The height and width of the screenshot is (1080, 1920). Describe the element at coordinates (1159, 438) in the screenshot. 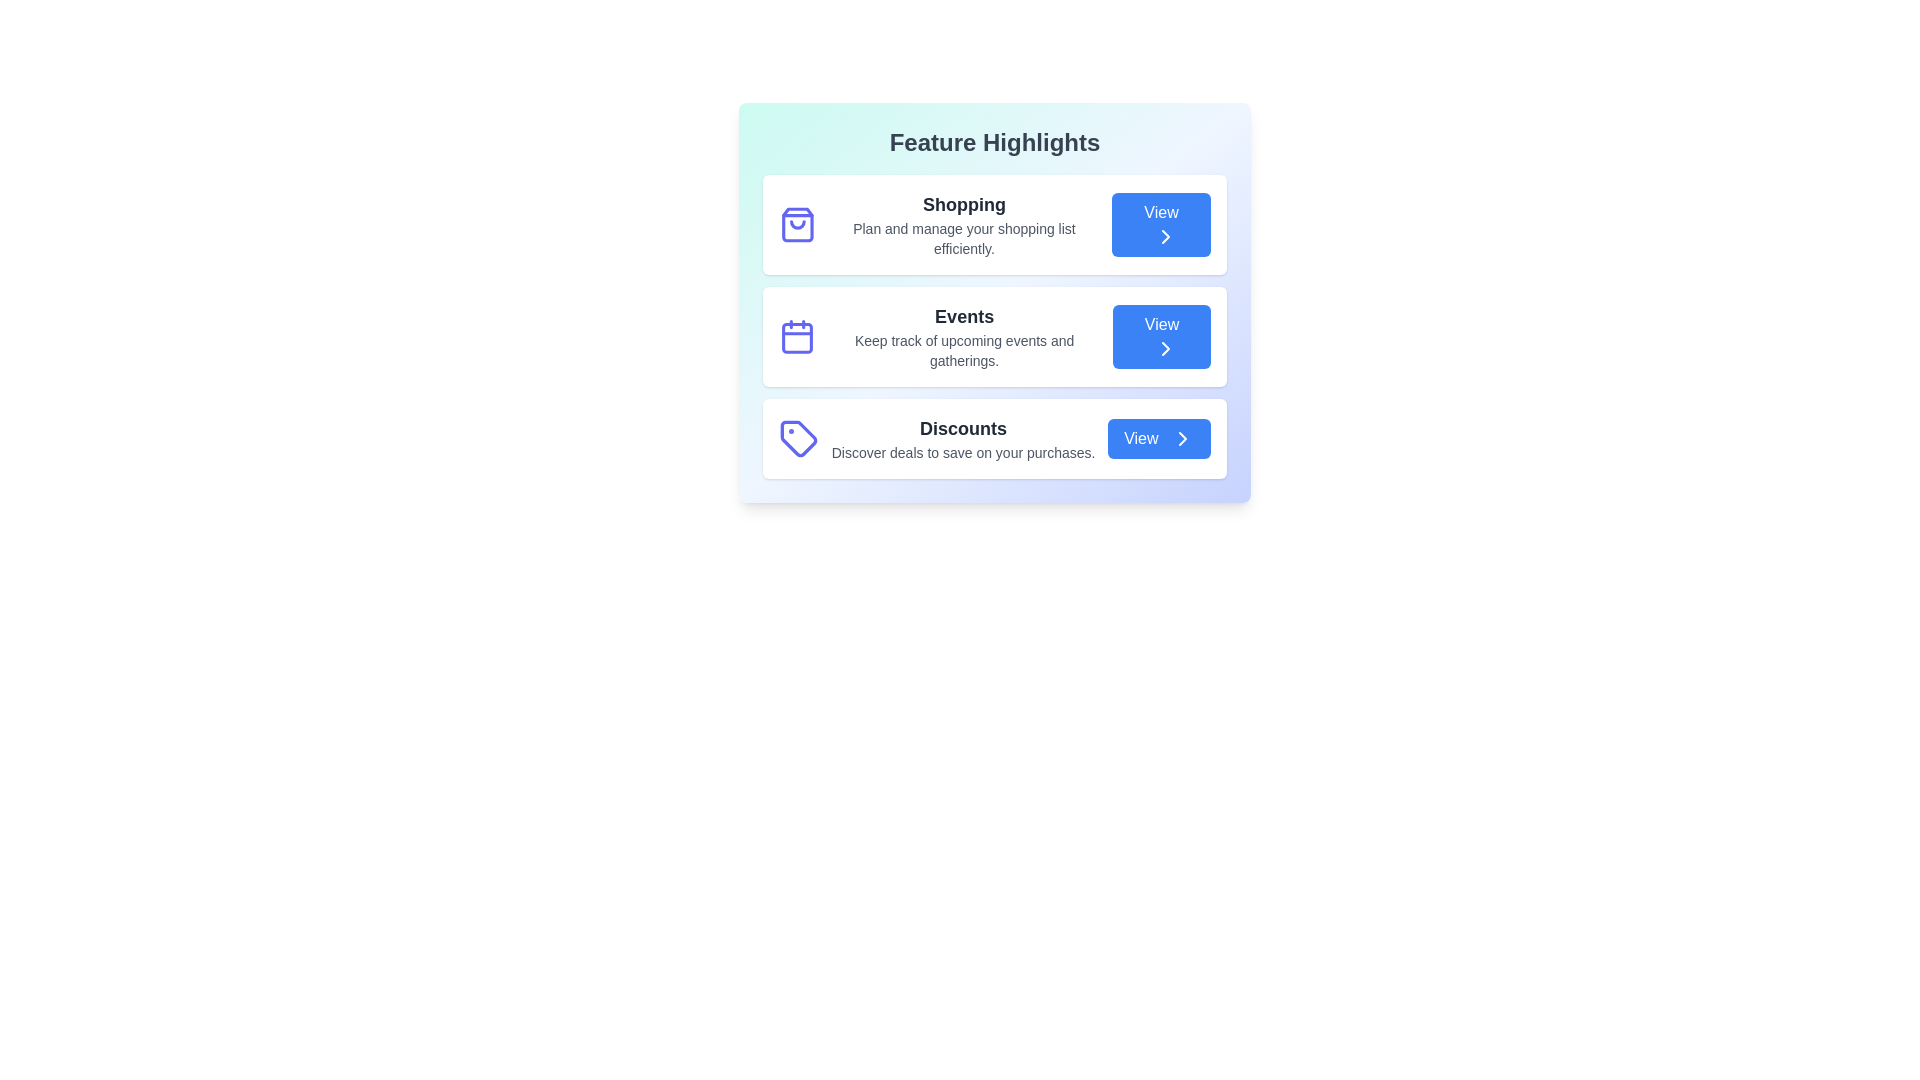

I see `the 'View' button for Discounts` at that location.